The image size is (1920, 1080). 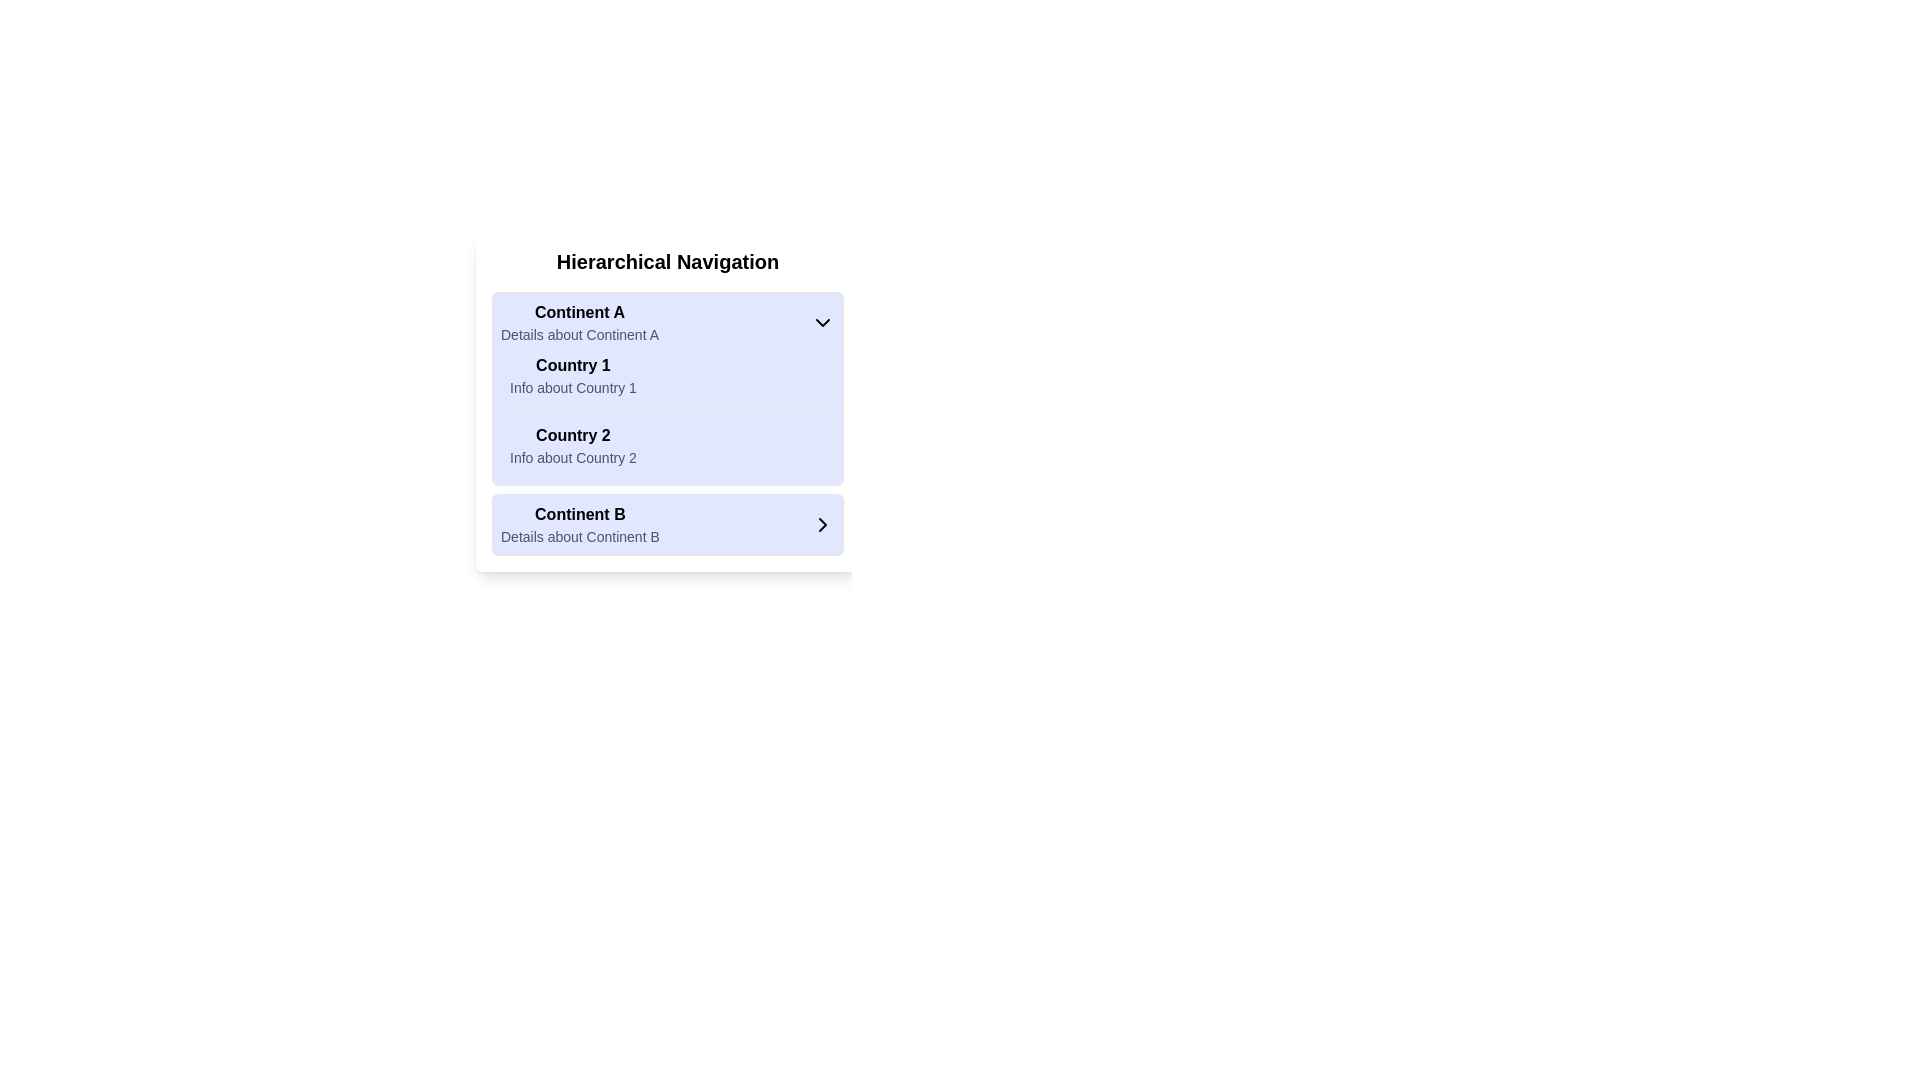 I want to click on the Text Label that provides supplementary information for 'Continent B', located directly beneath the 'Continent B' label and centered horizontally, so click(x=579, y=535).